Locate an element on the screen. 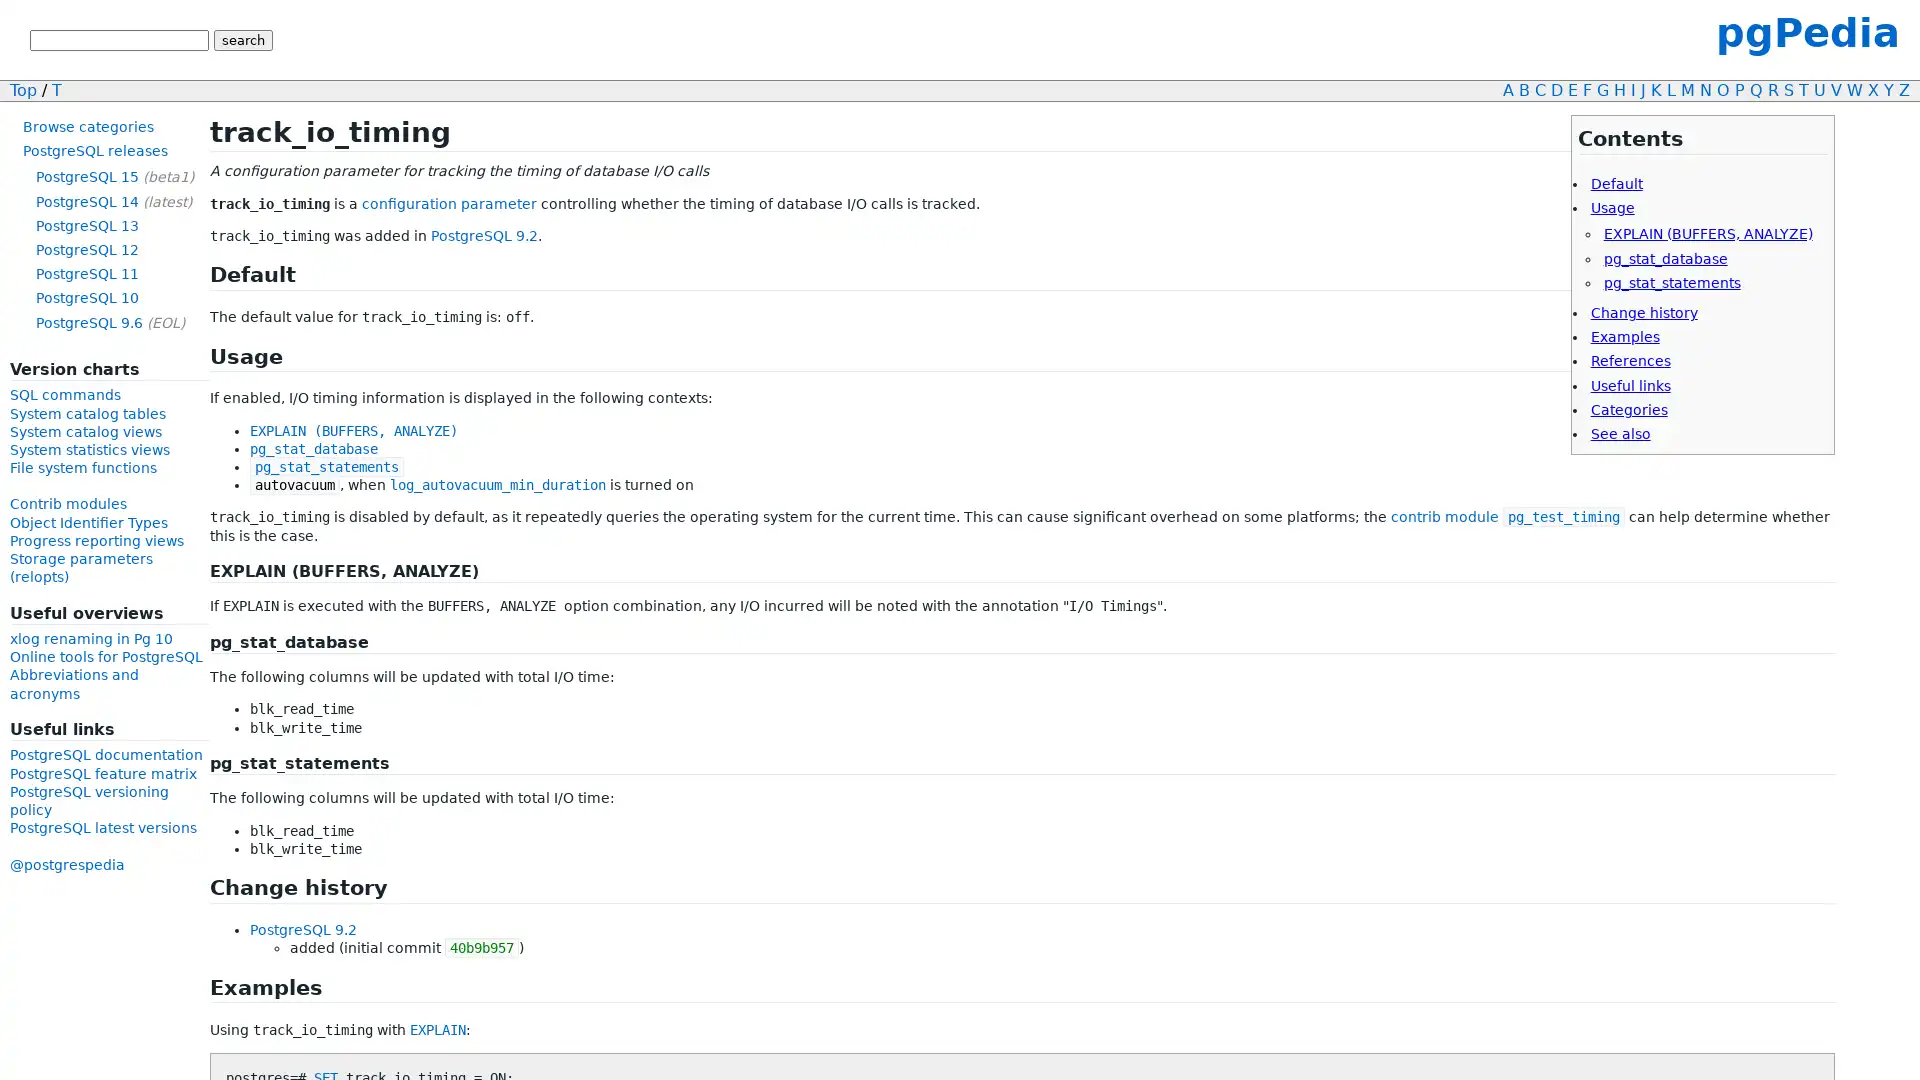 The width and height of the screenshot is (1920, 1080). search is located at coordinates (242, 40).